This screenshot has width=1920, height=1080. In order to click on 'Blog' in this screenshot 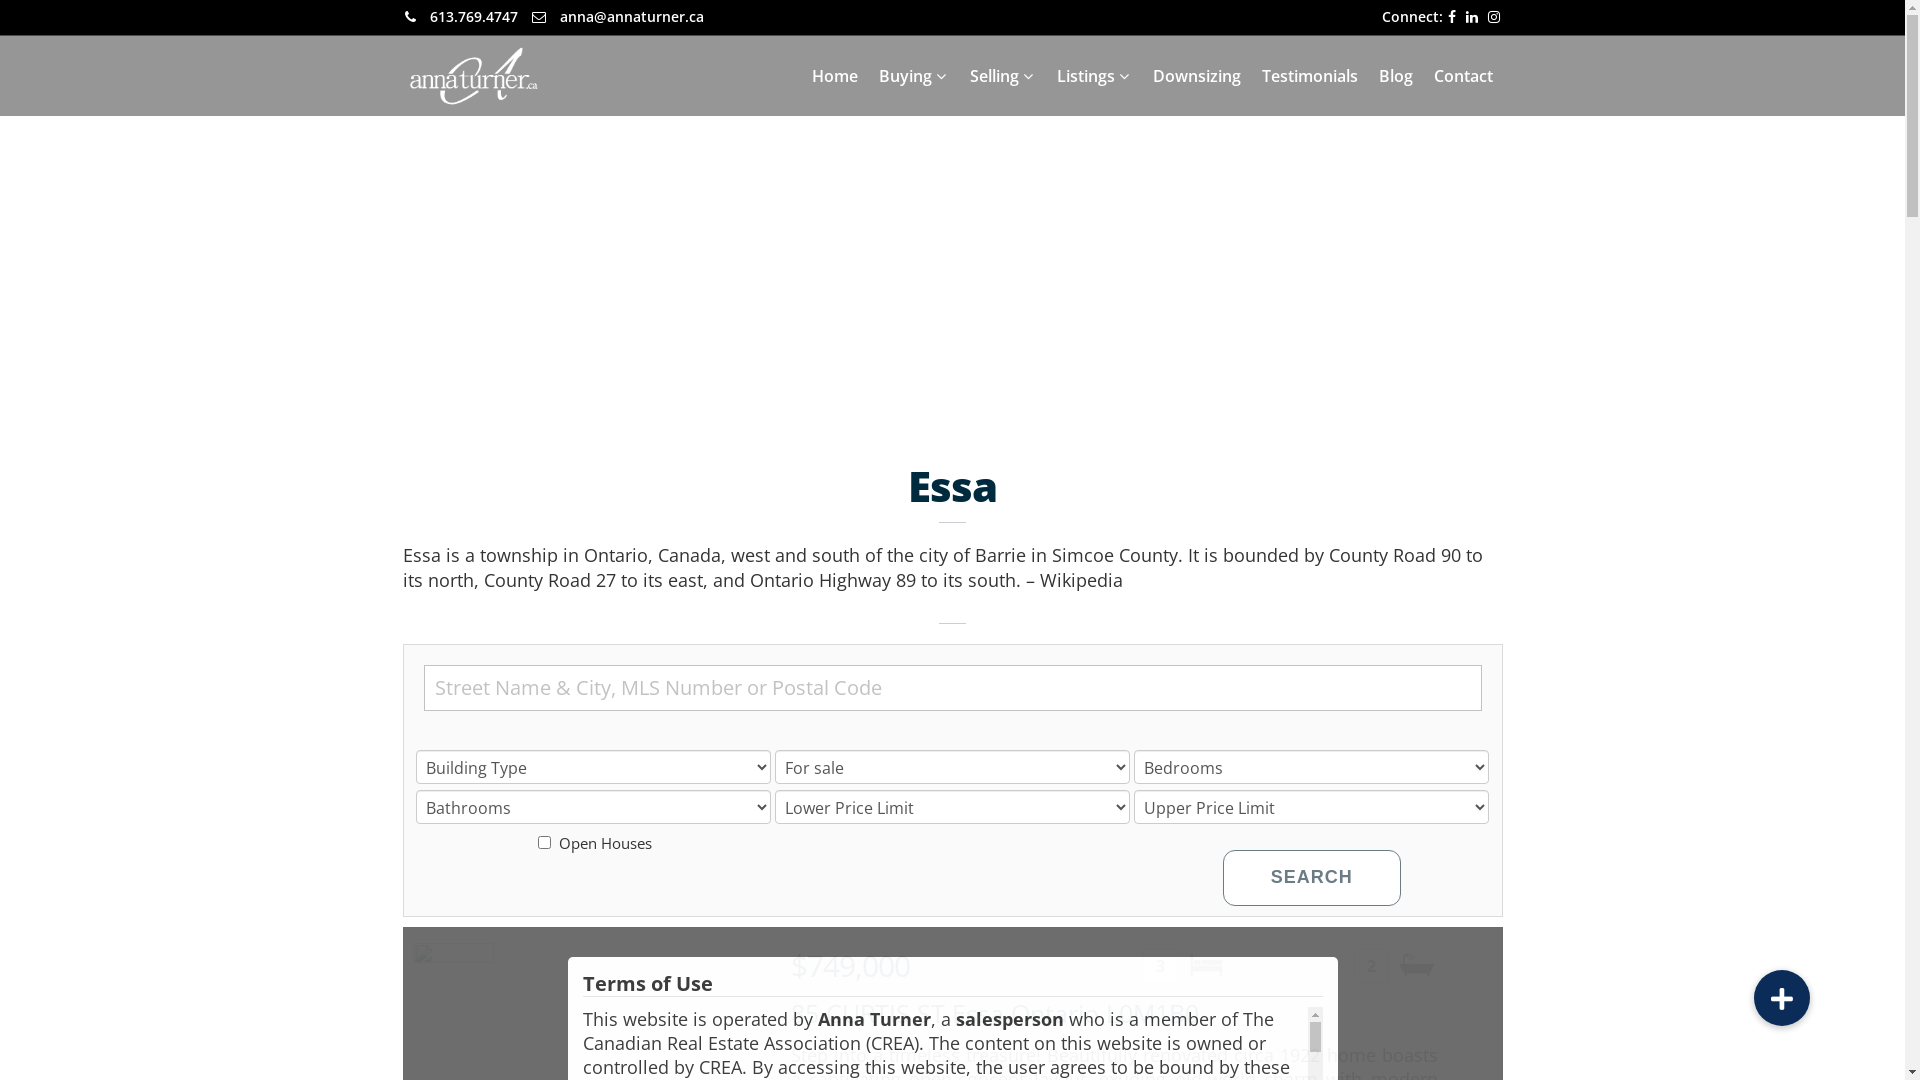, I will do `click(1394, 75)`.